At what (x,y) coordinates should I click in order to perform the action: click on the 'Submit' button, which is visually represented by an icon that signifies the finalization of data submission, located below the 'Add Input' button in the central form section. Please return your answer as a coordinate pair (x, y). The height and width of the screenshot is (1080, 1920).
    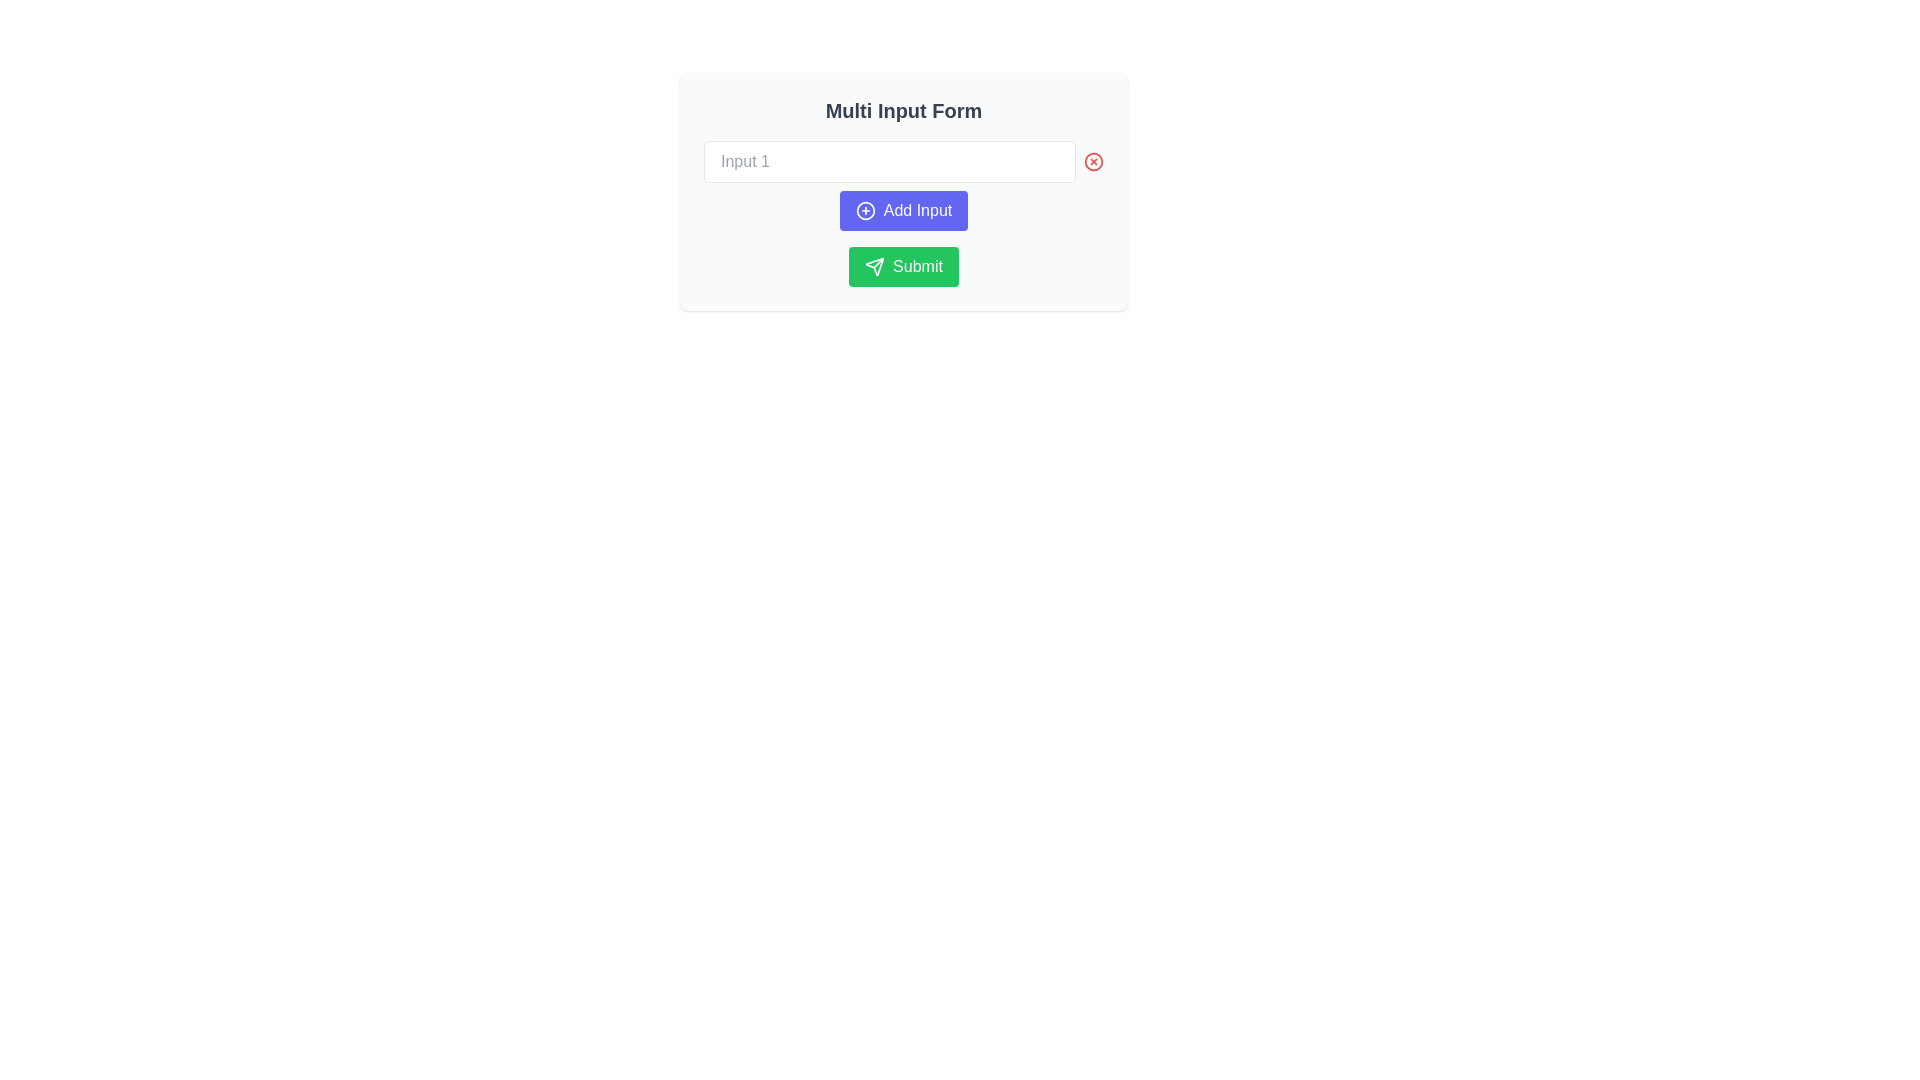
    Looking at the image, I should click on (875, 265).